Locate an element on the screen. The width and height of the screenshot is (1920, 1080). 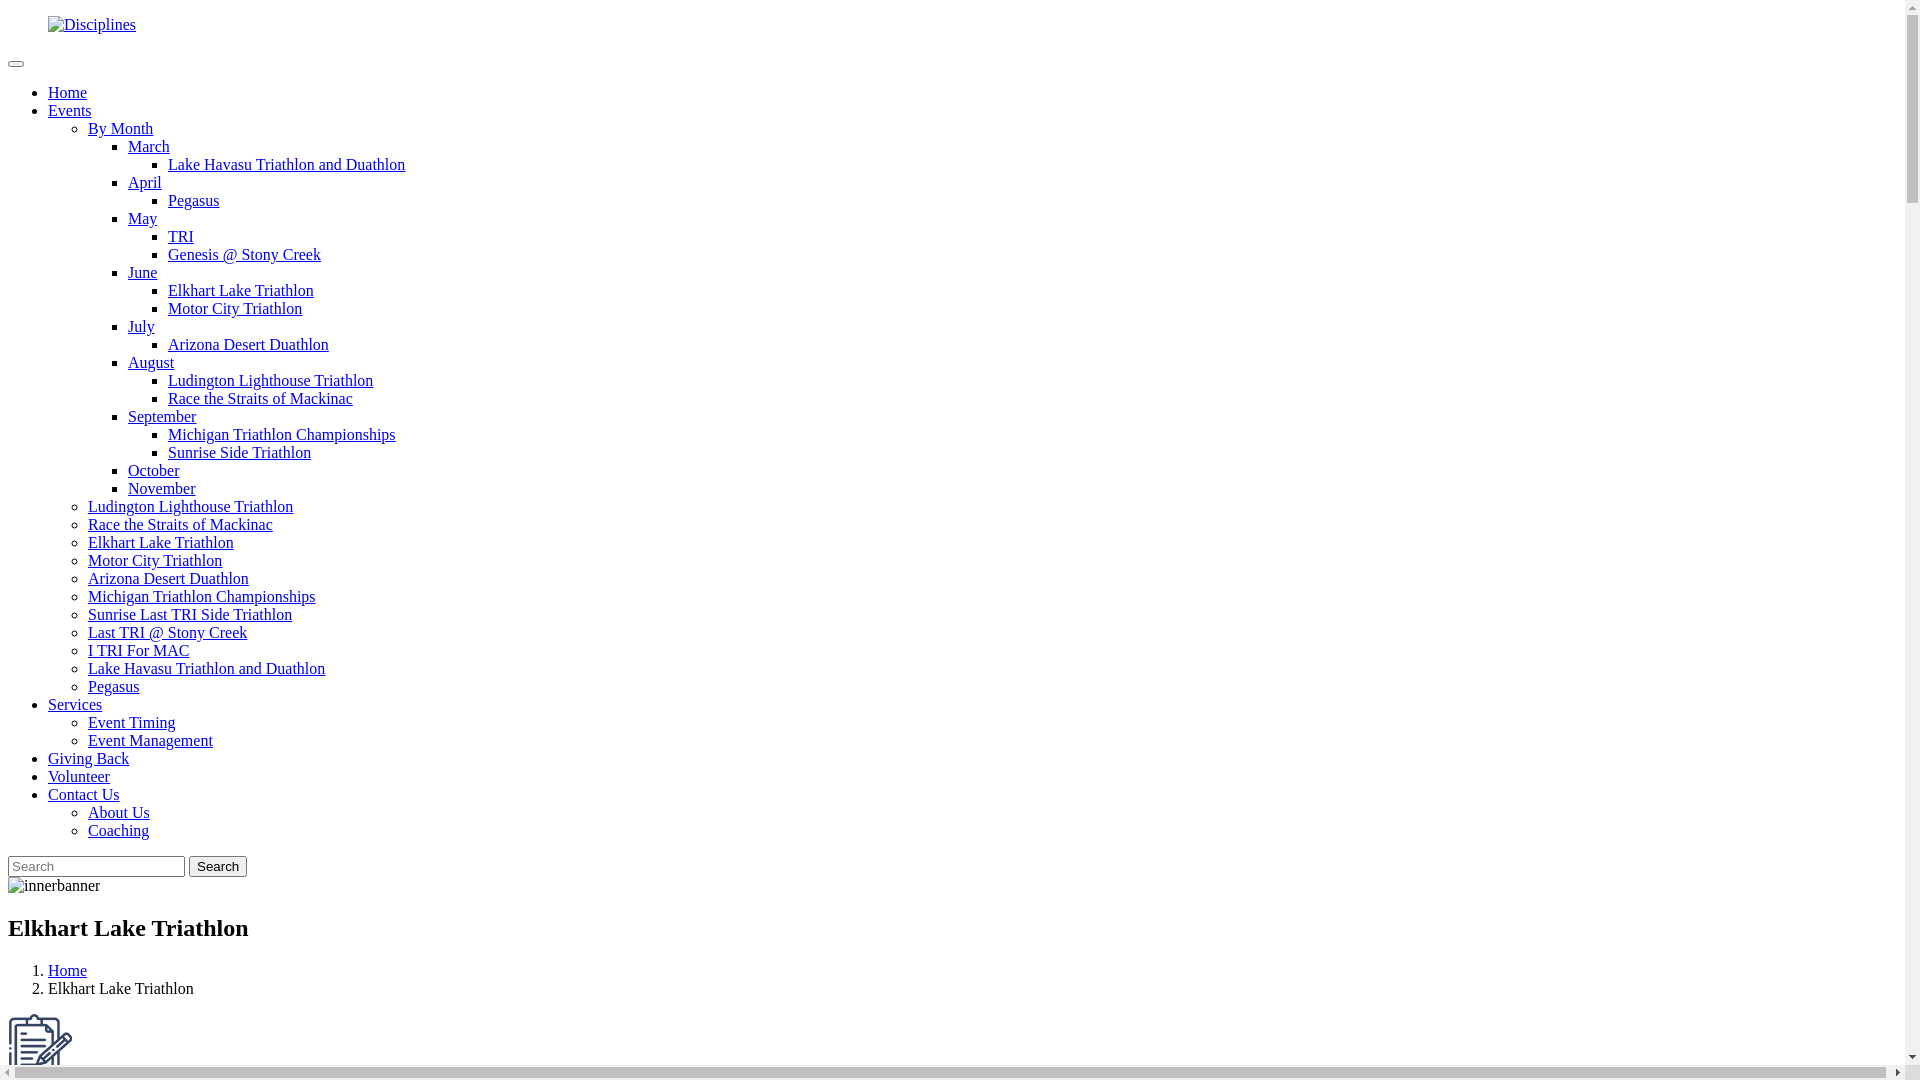
'November' is located at coordinates (127, 488).